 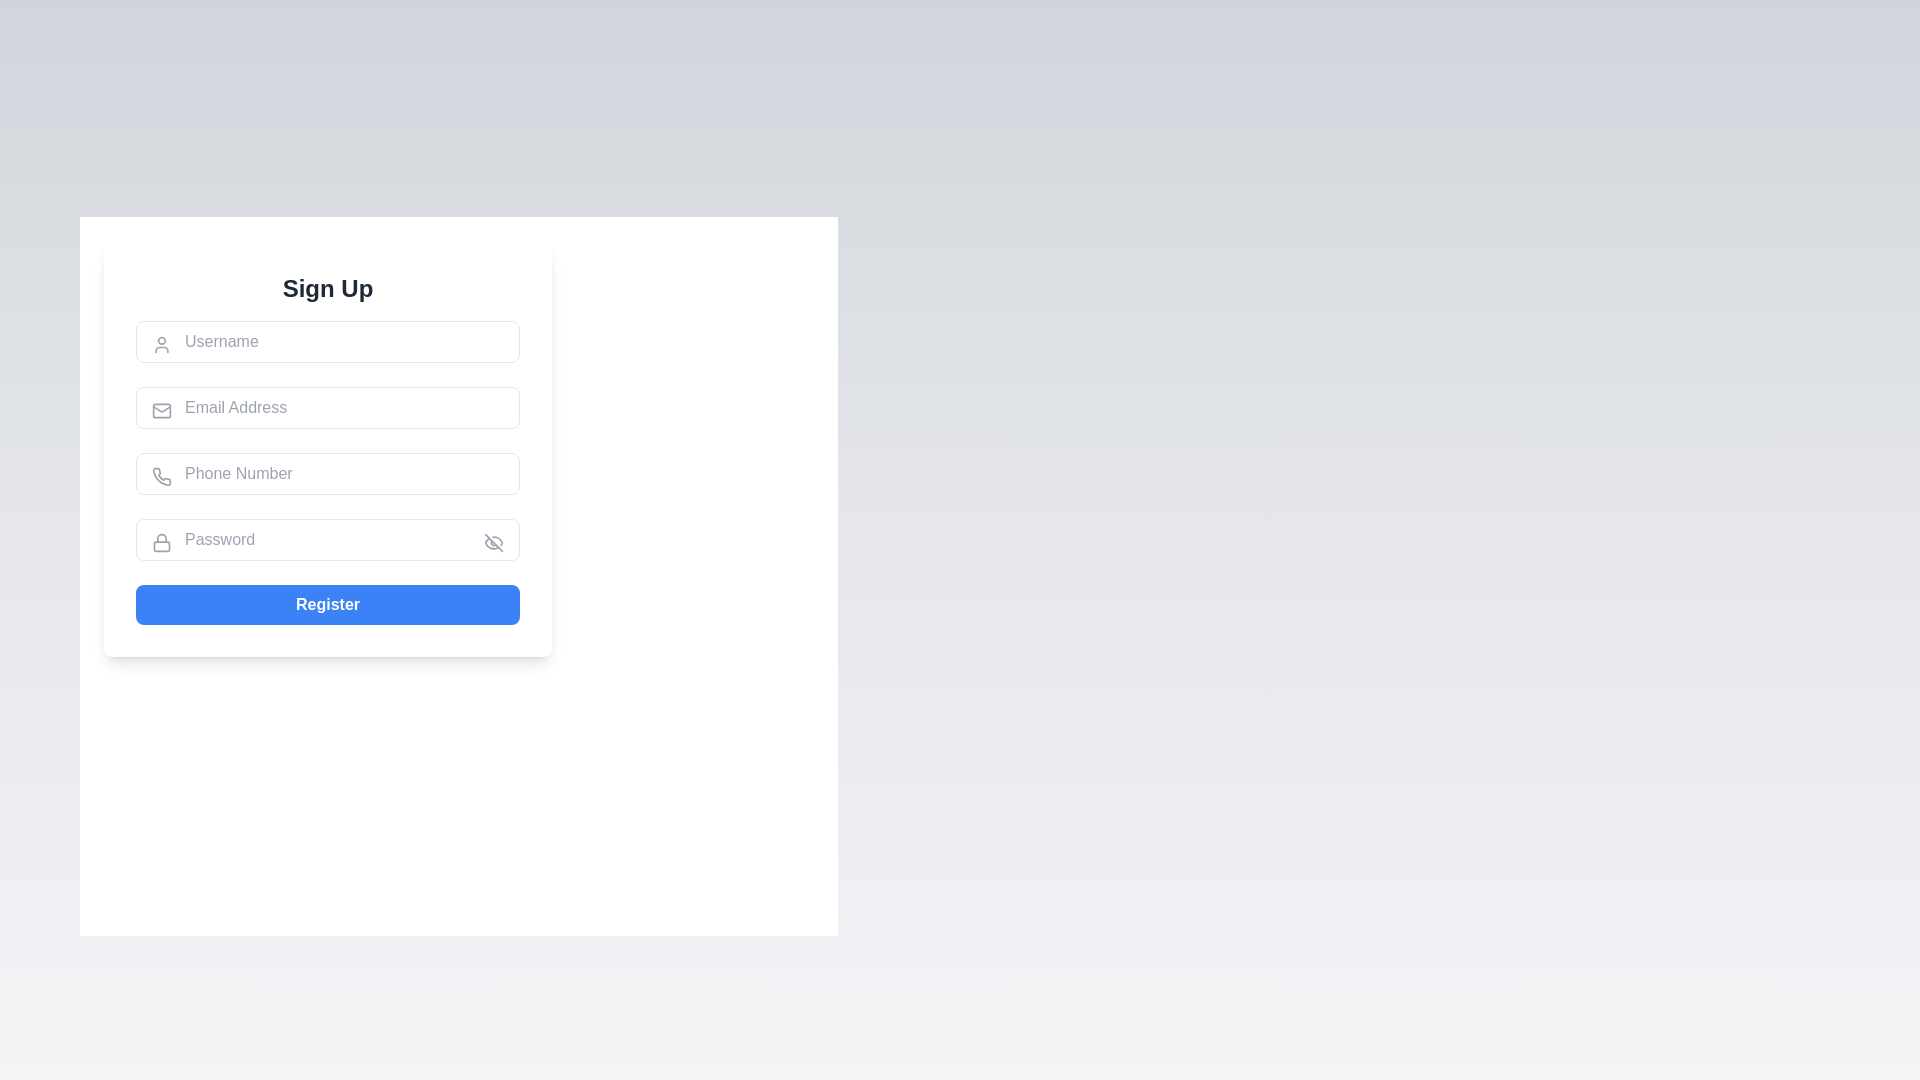 I want to click on SVG properties of the phone icon located within the 'Phone Number' input field, which serves as an indicator for the required phone number input, so click(x=162, y=476).